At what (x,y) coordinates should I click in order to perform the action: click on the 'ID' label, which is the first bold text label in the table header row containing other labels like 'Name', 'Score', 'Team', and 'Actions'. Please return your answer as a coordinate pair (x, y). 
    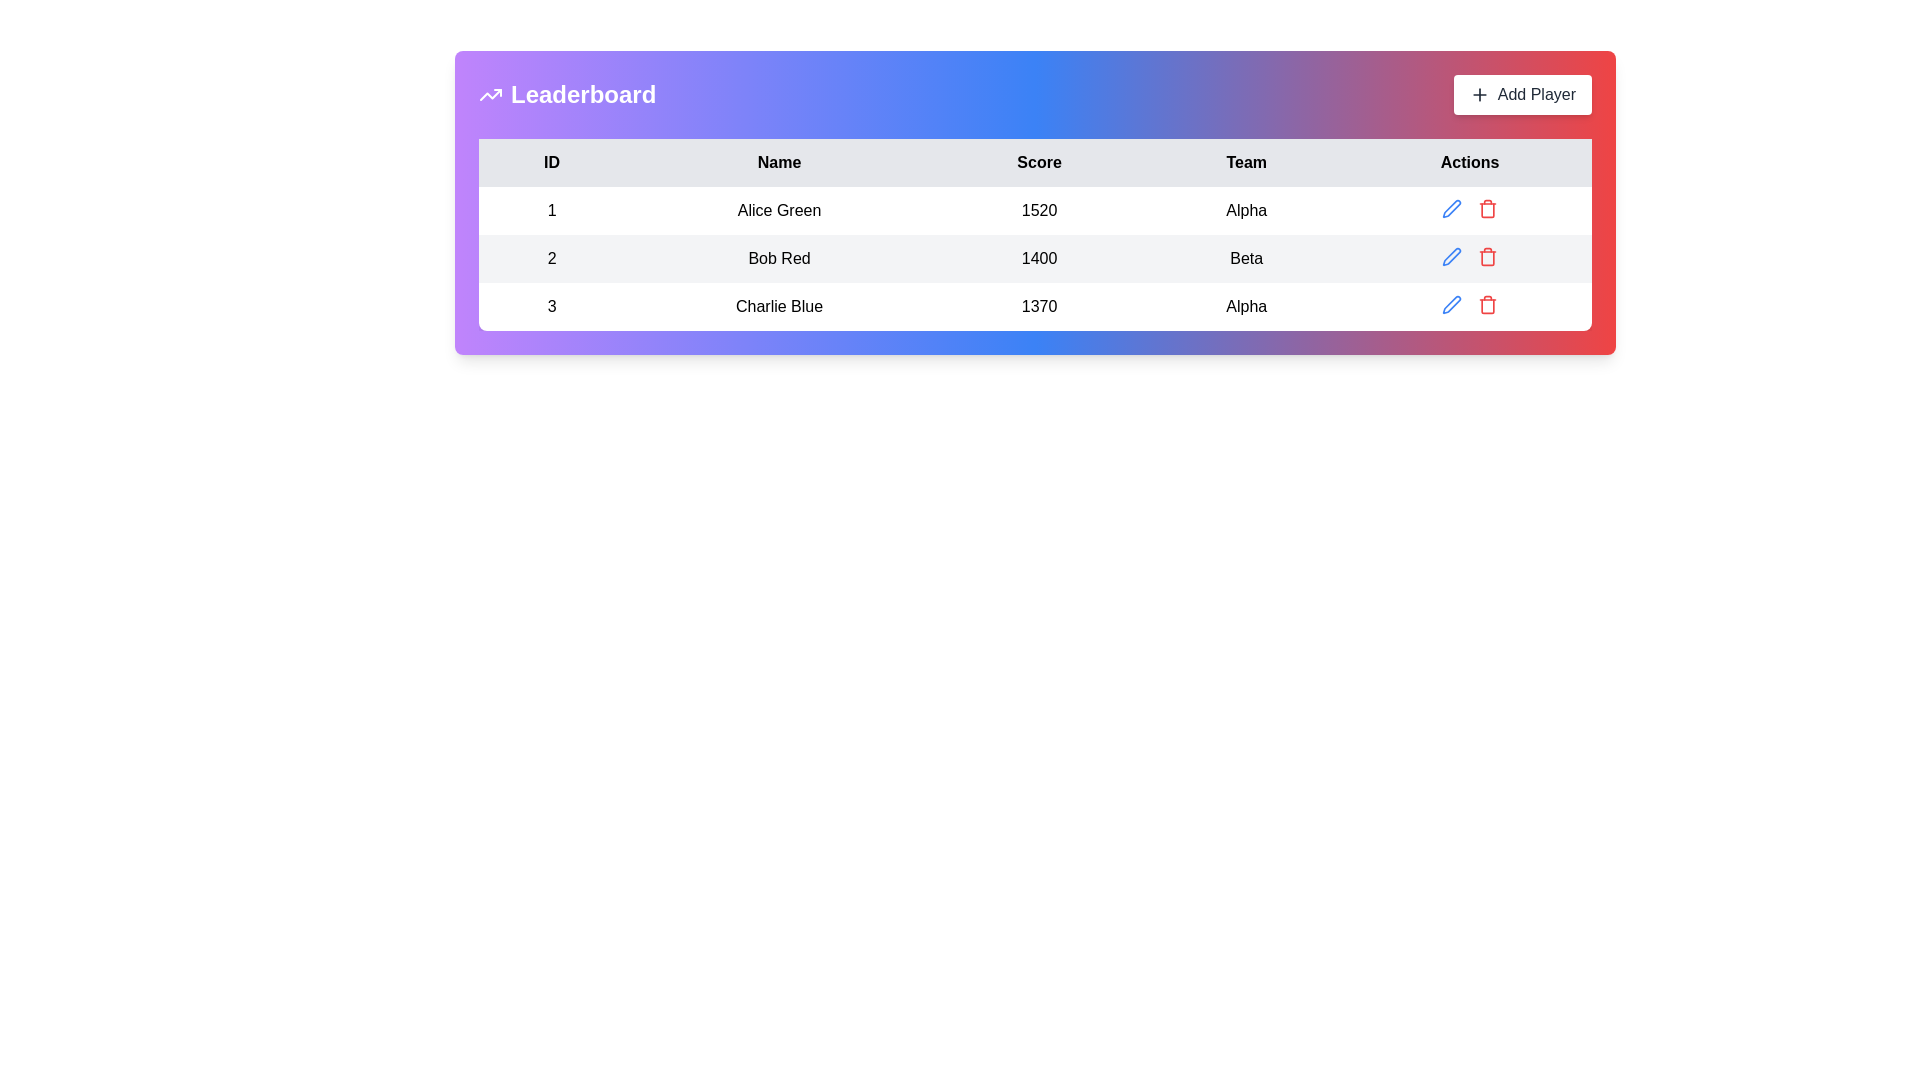
    Looking at the image, I should click on (552, 161).